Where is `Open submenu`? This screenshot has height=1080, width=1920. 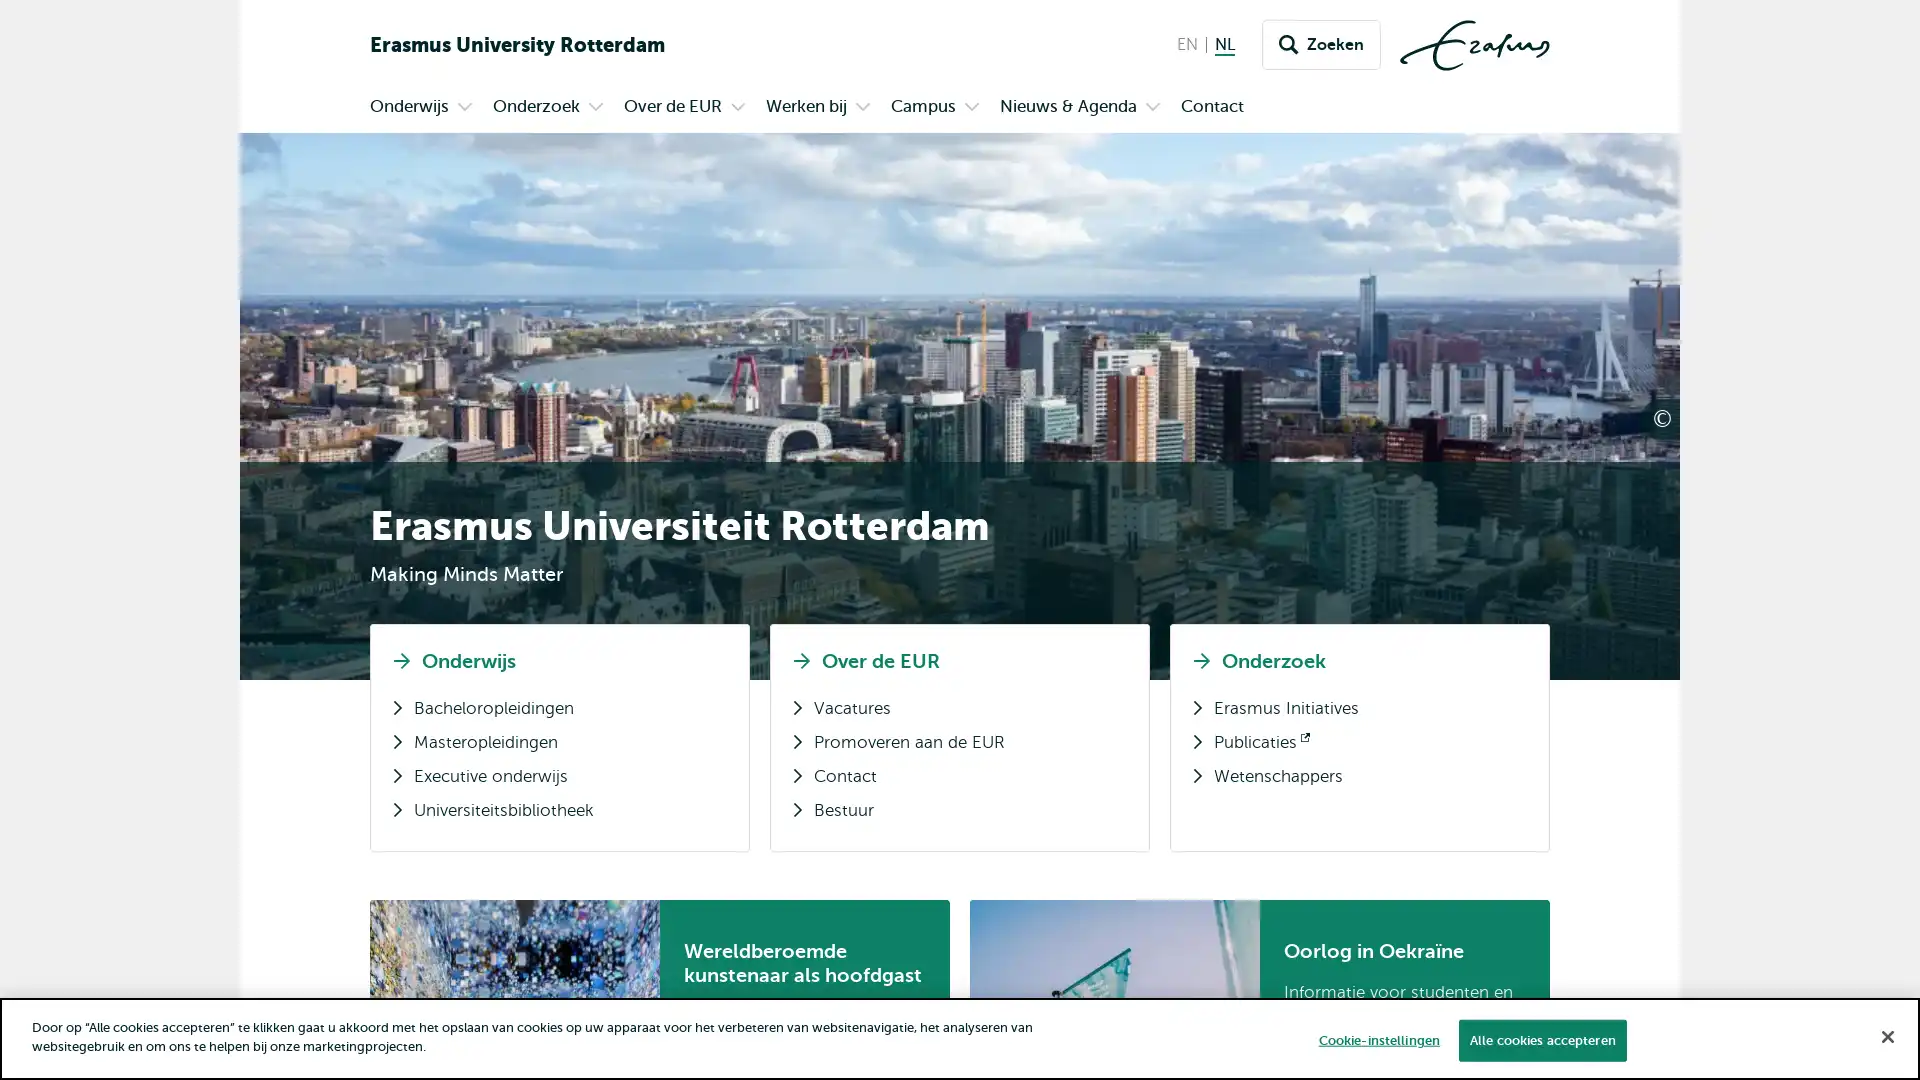 Open submenu is located at coordinates (1152, 108).